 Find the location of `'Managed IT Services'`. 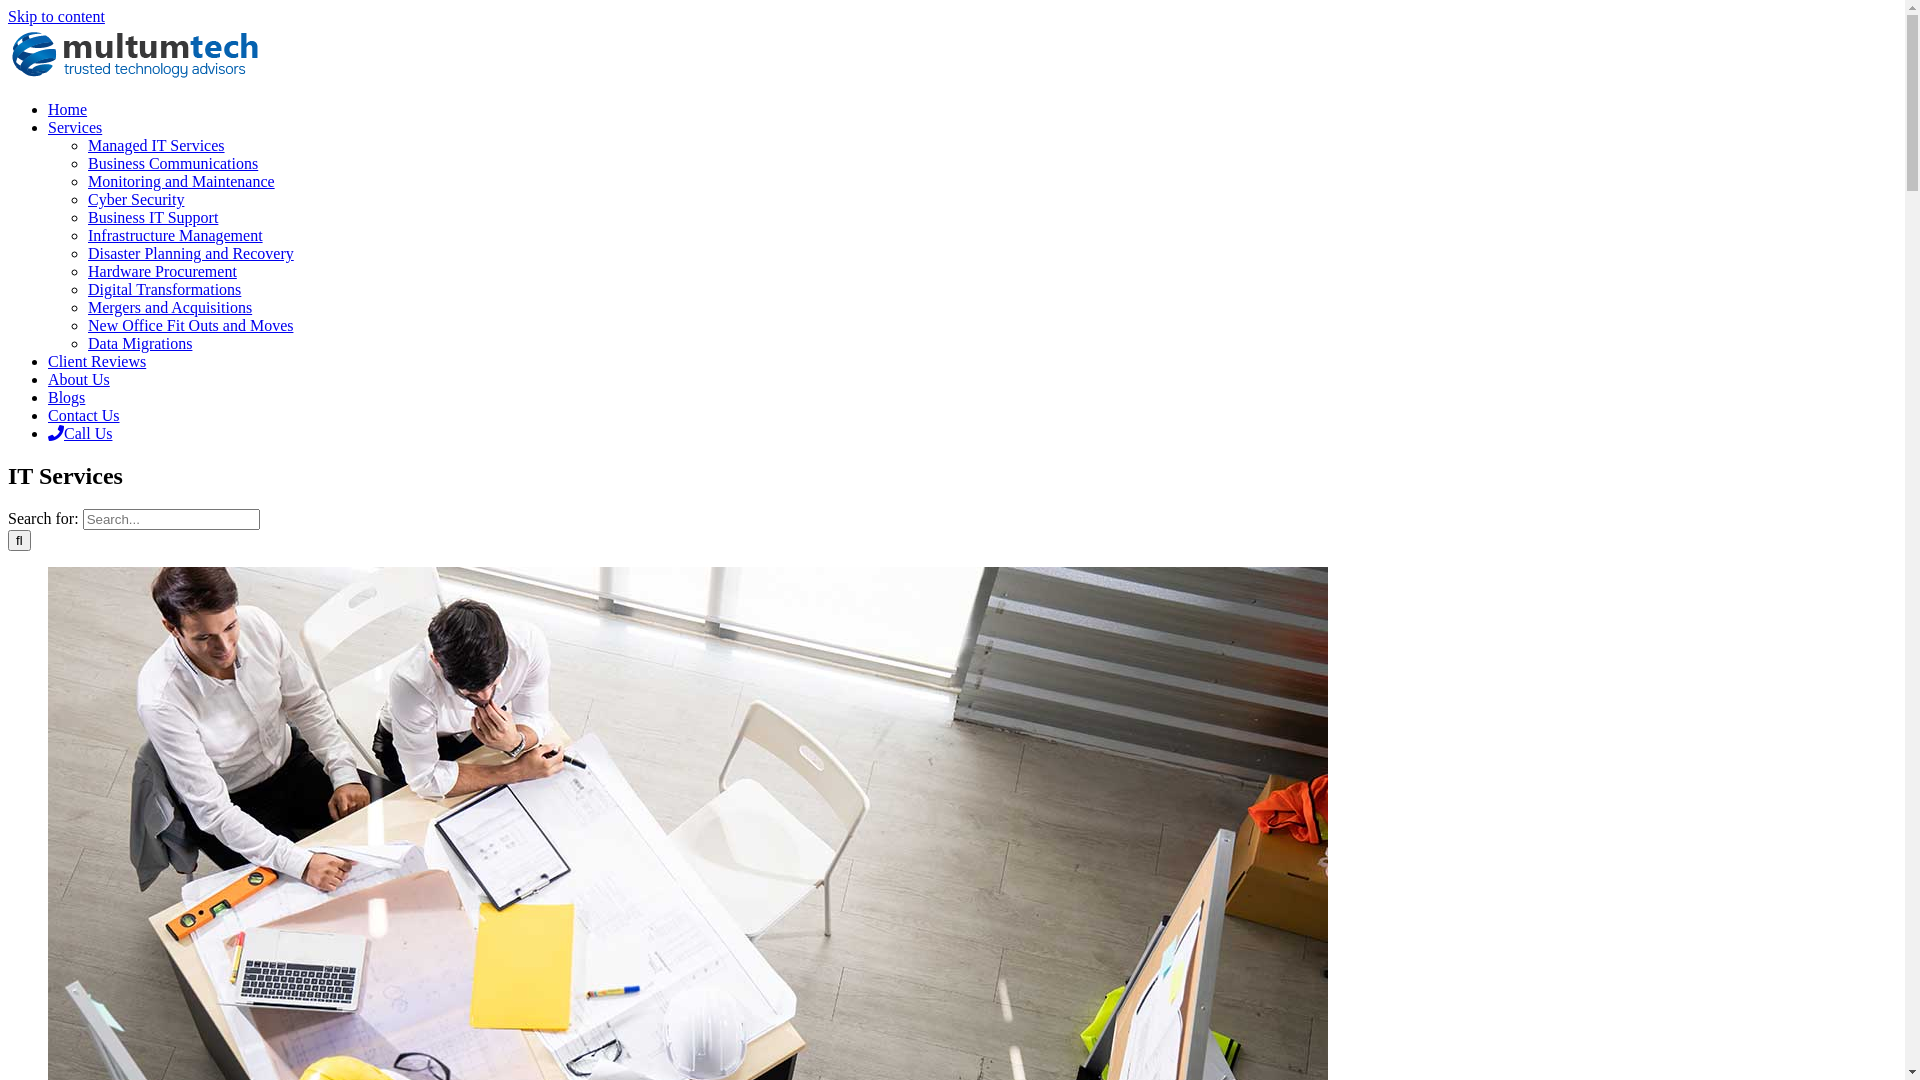

'Managed IT Services' is located at coordinates (155, 144).